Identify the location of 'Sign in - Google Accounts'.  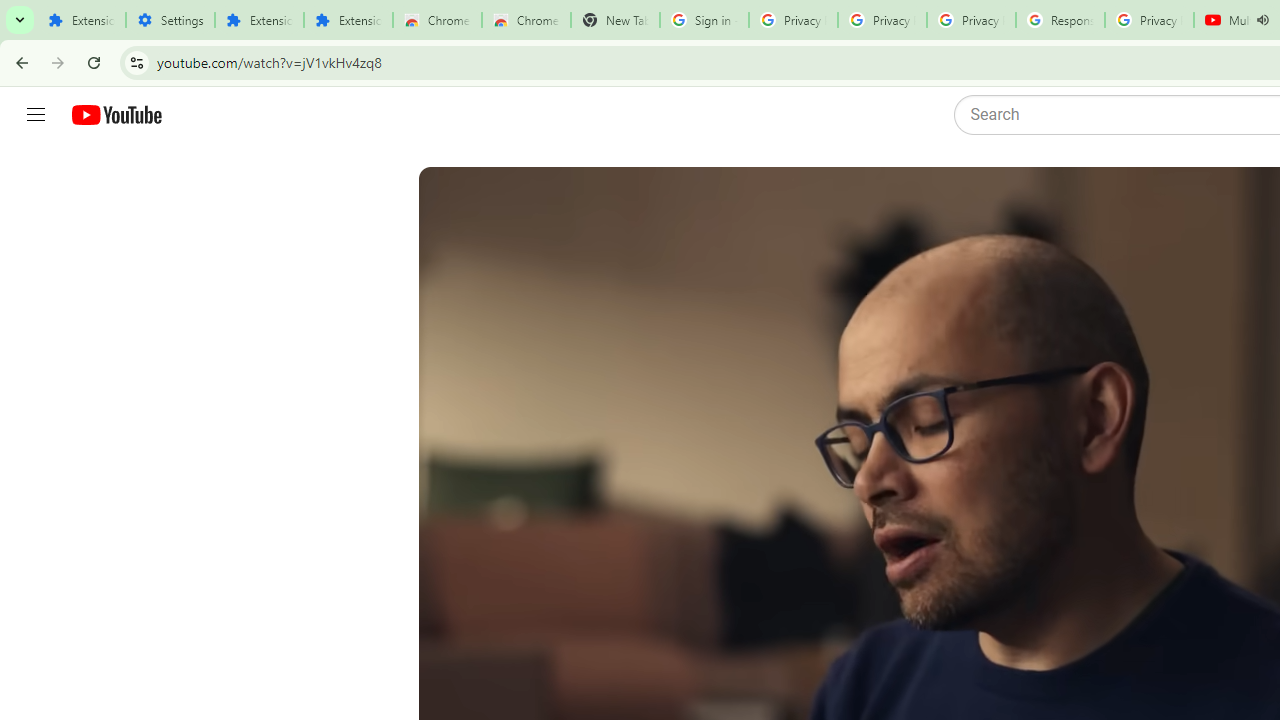
(704, 20).